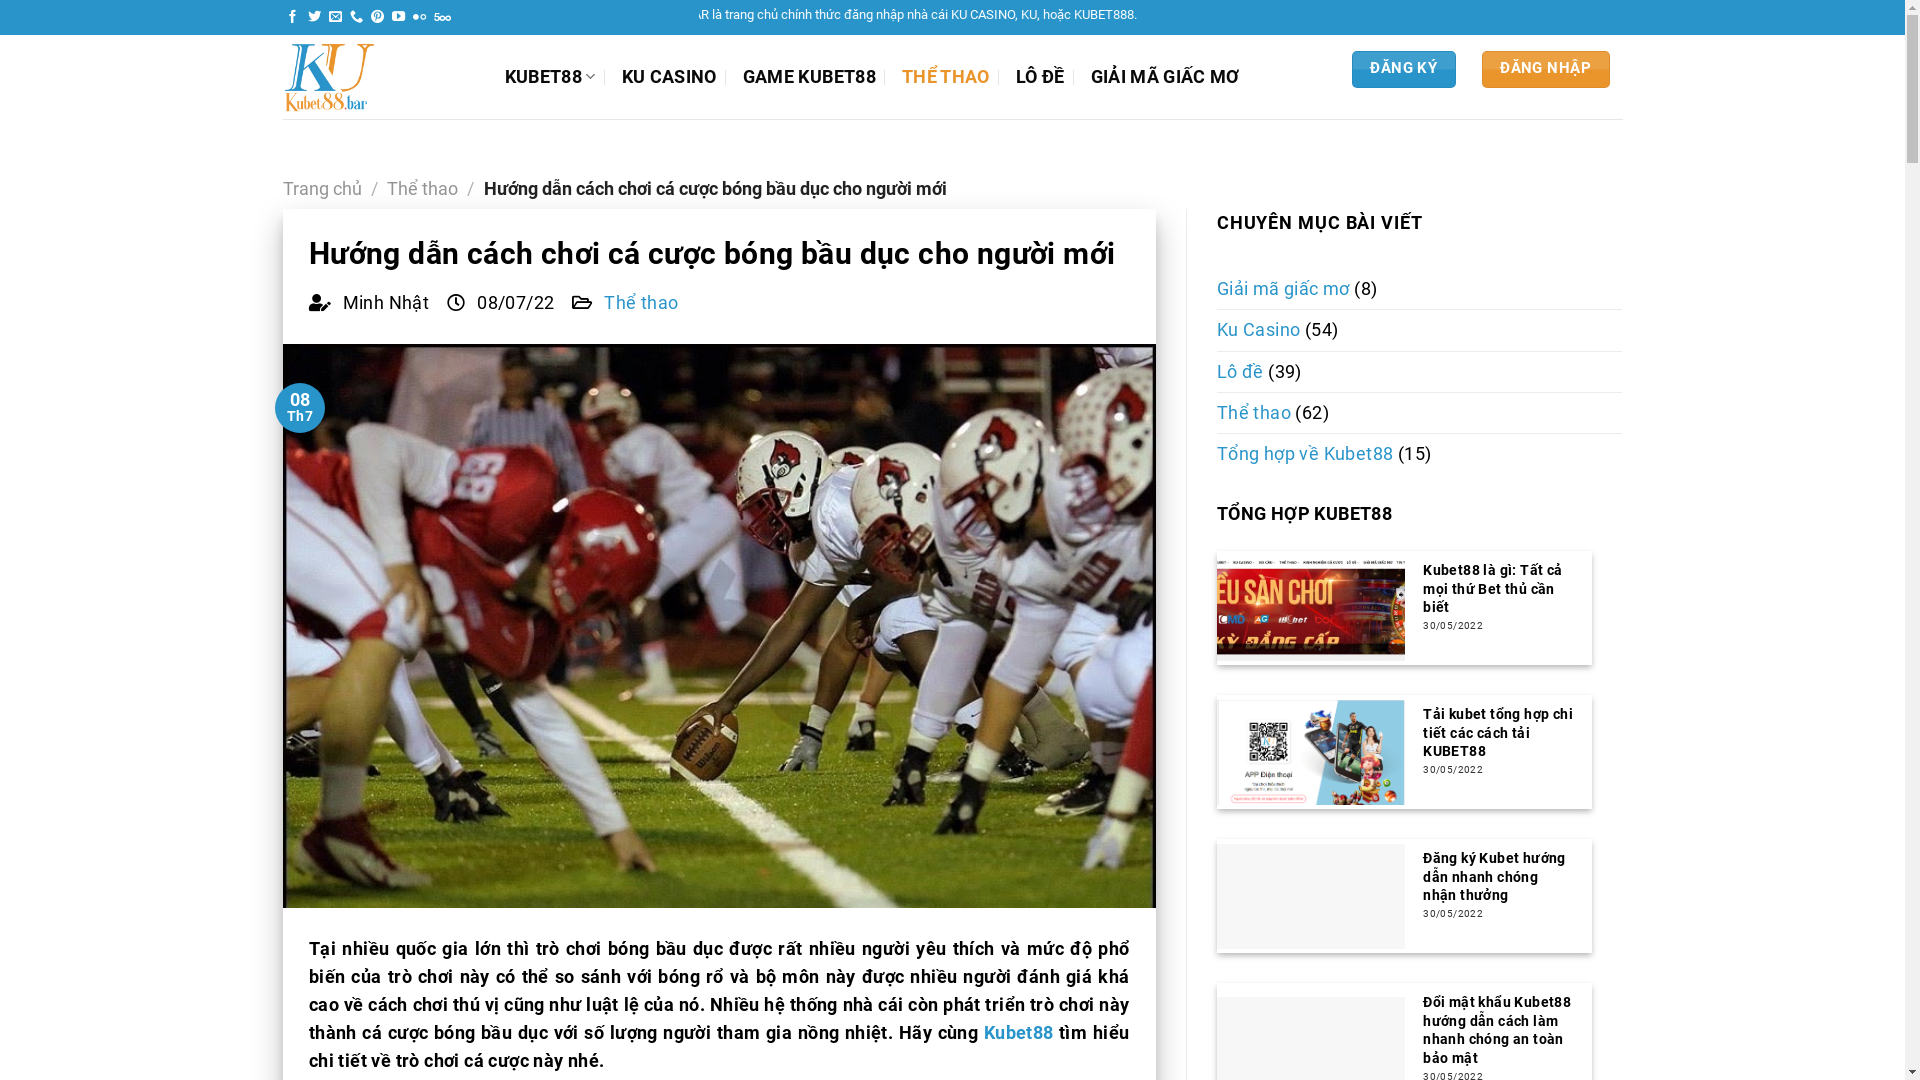  Describe the element at coordinates (377, 17) in the screenshot. I see `'Follow on Pinterest'` at that location.